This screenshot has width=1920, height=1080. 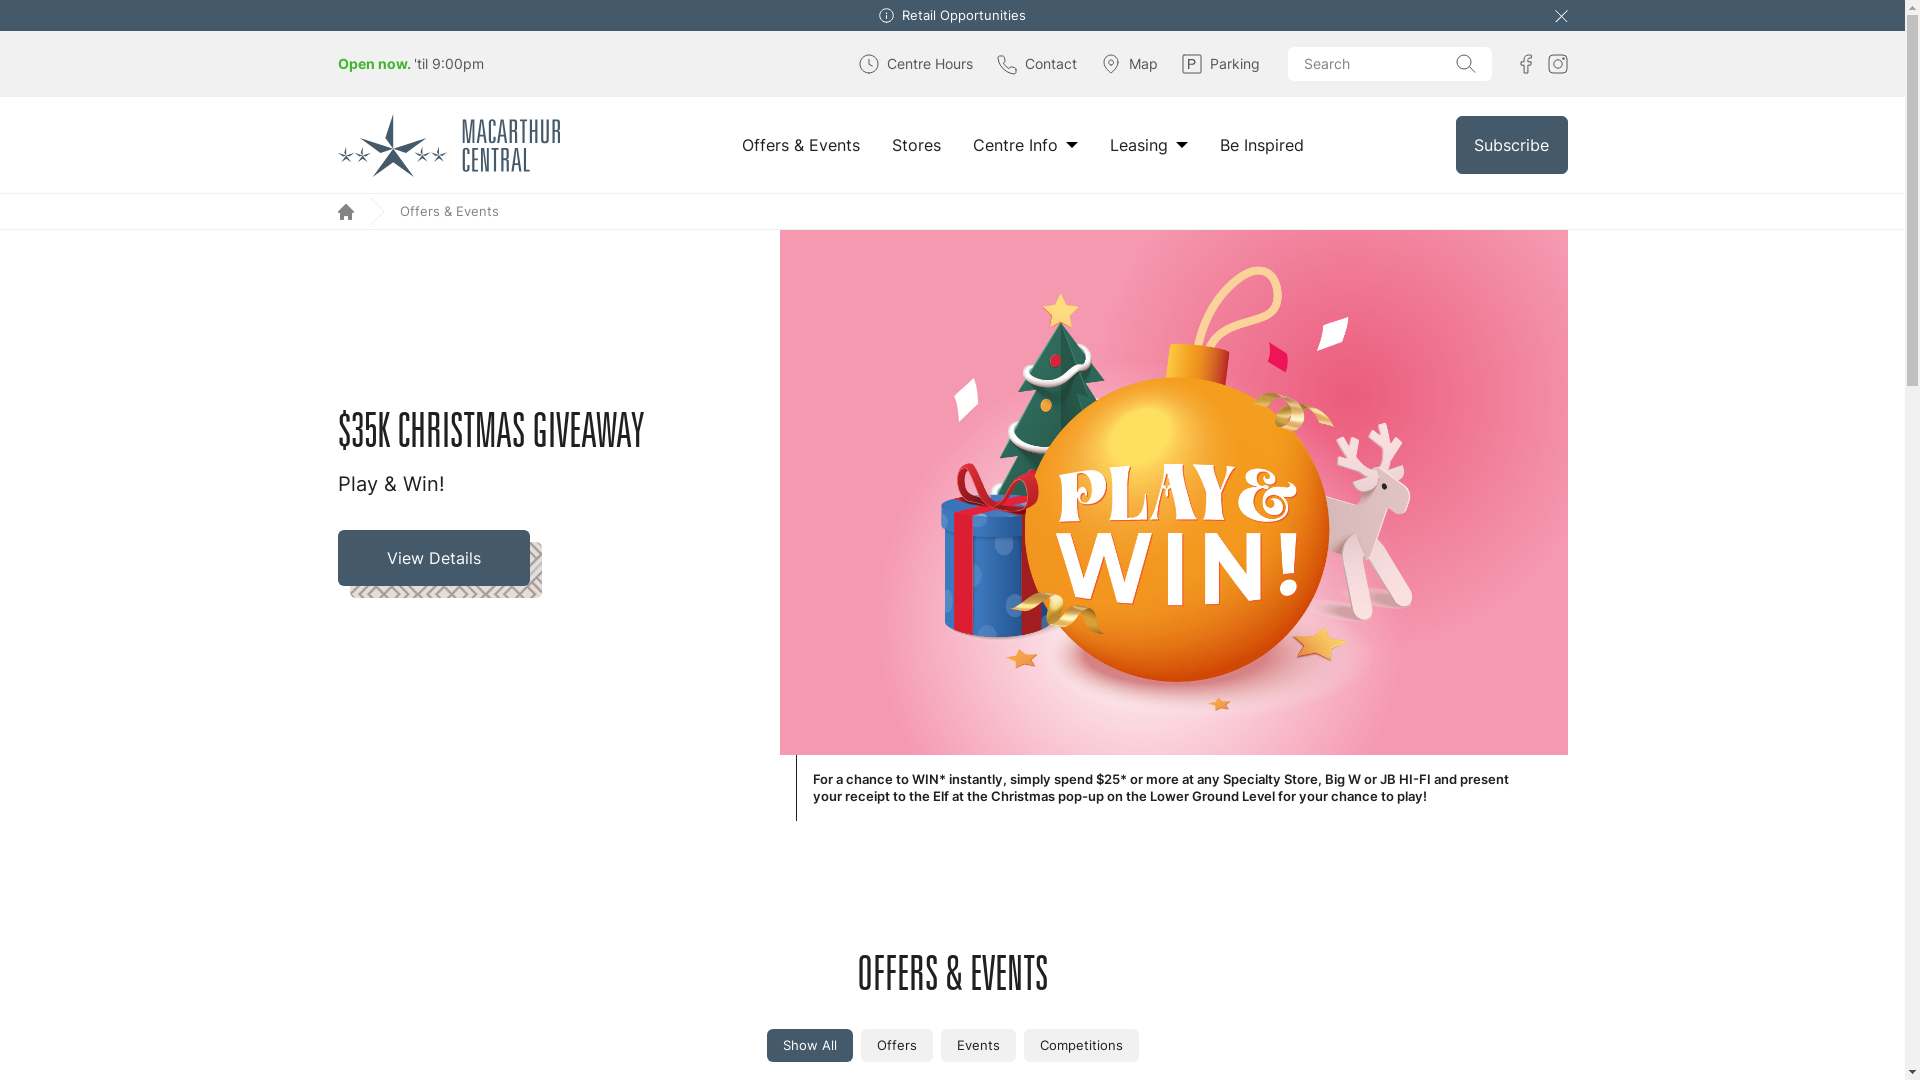 I want to click on 'Be Inspired', so click(x=1261, y=144).